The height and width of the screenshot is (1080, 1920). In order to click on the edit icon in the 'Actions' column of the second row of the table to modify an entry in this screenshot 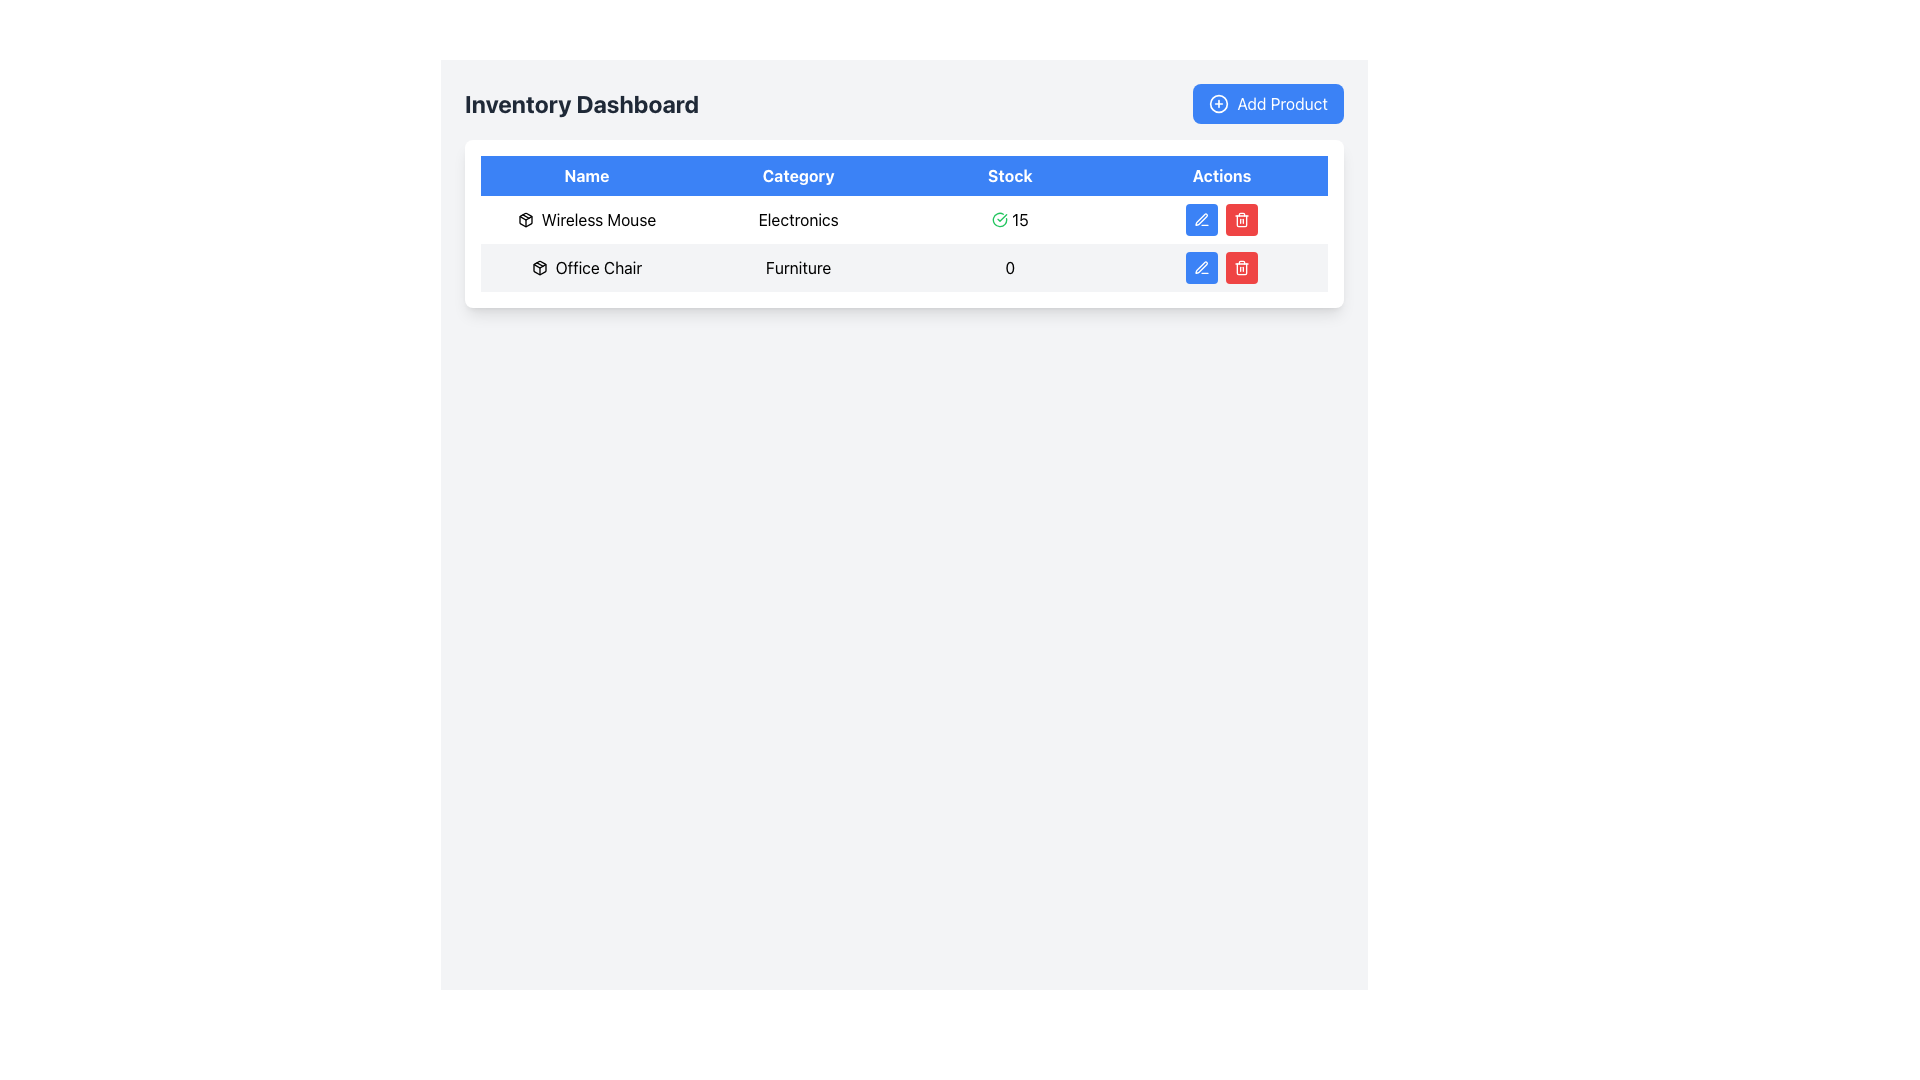, I will do `click(1200, 266)`.